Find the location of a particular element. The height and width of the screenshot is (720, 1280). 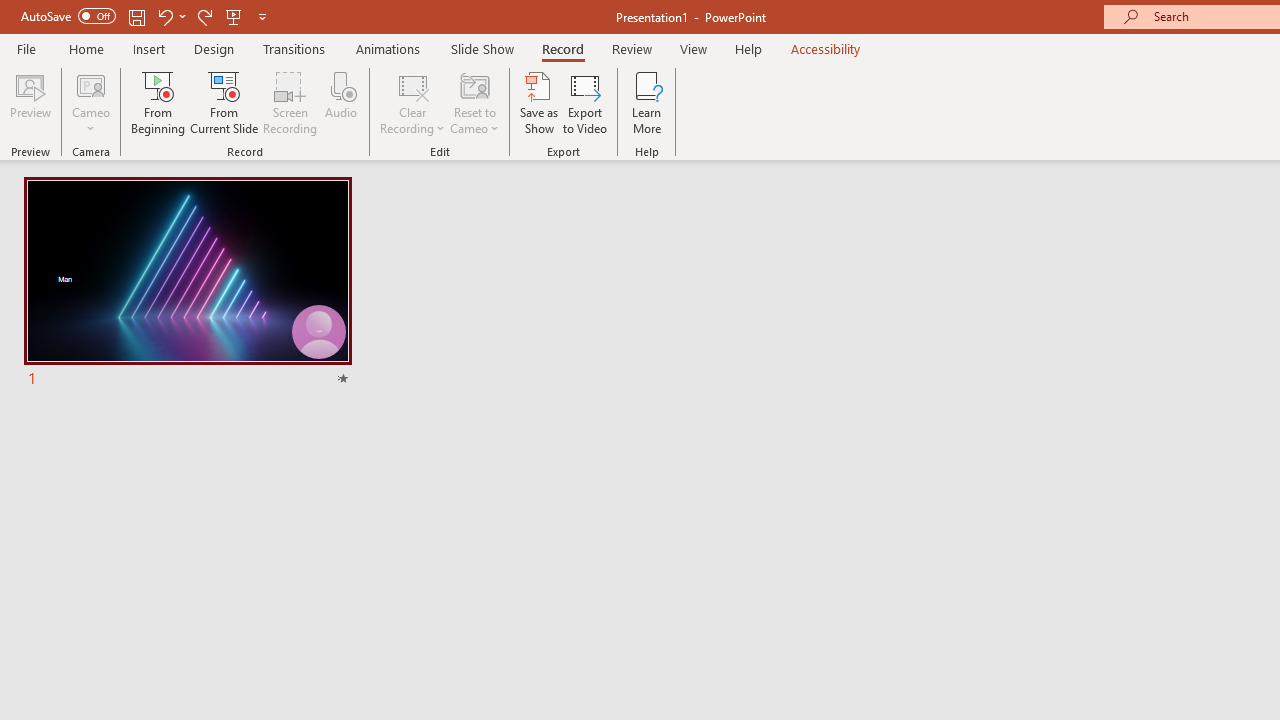

'Reset to Cameo' is located at coordinates (473, 103).